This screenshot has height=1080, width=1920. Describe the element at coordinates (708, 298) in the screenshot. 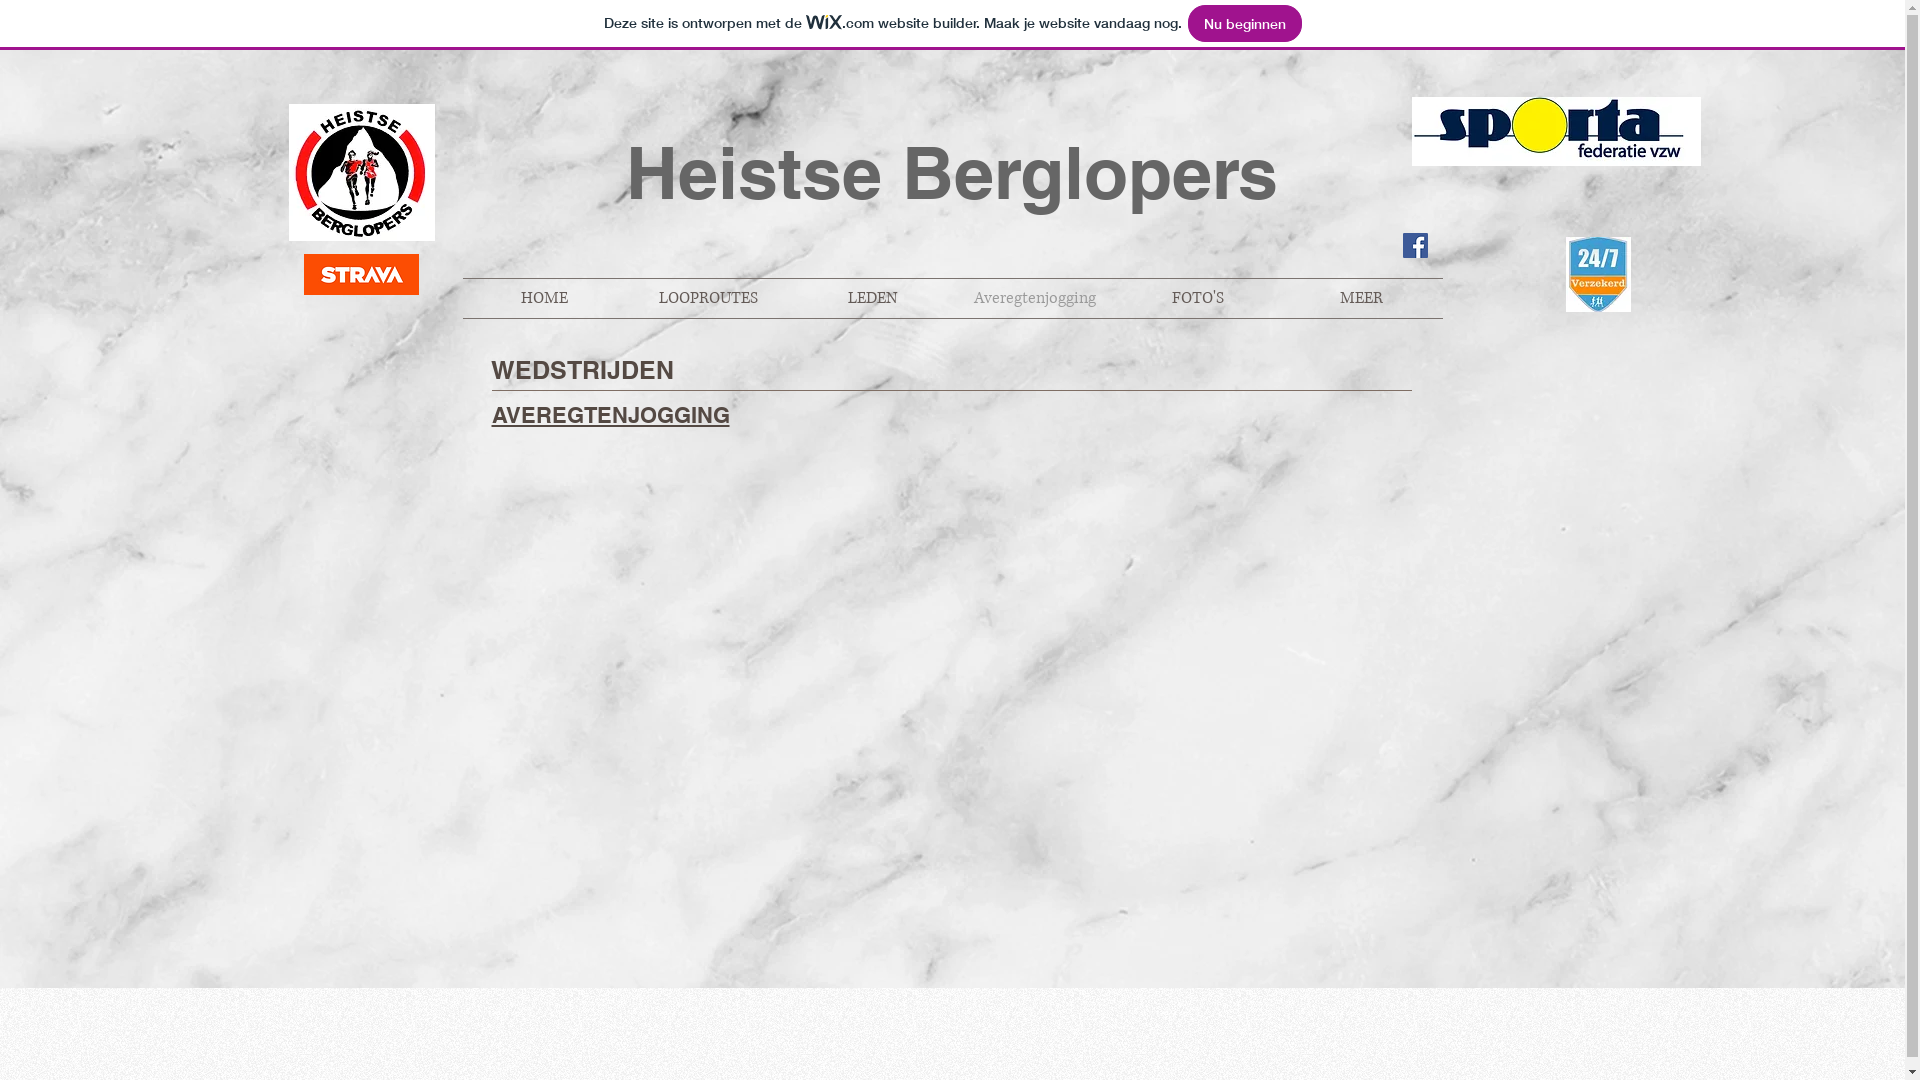

I see `'LOOPROUTES'` at that location.